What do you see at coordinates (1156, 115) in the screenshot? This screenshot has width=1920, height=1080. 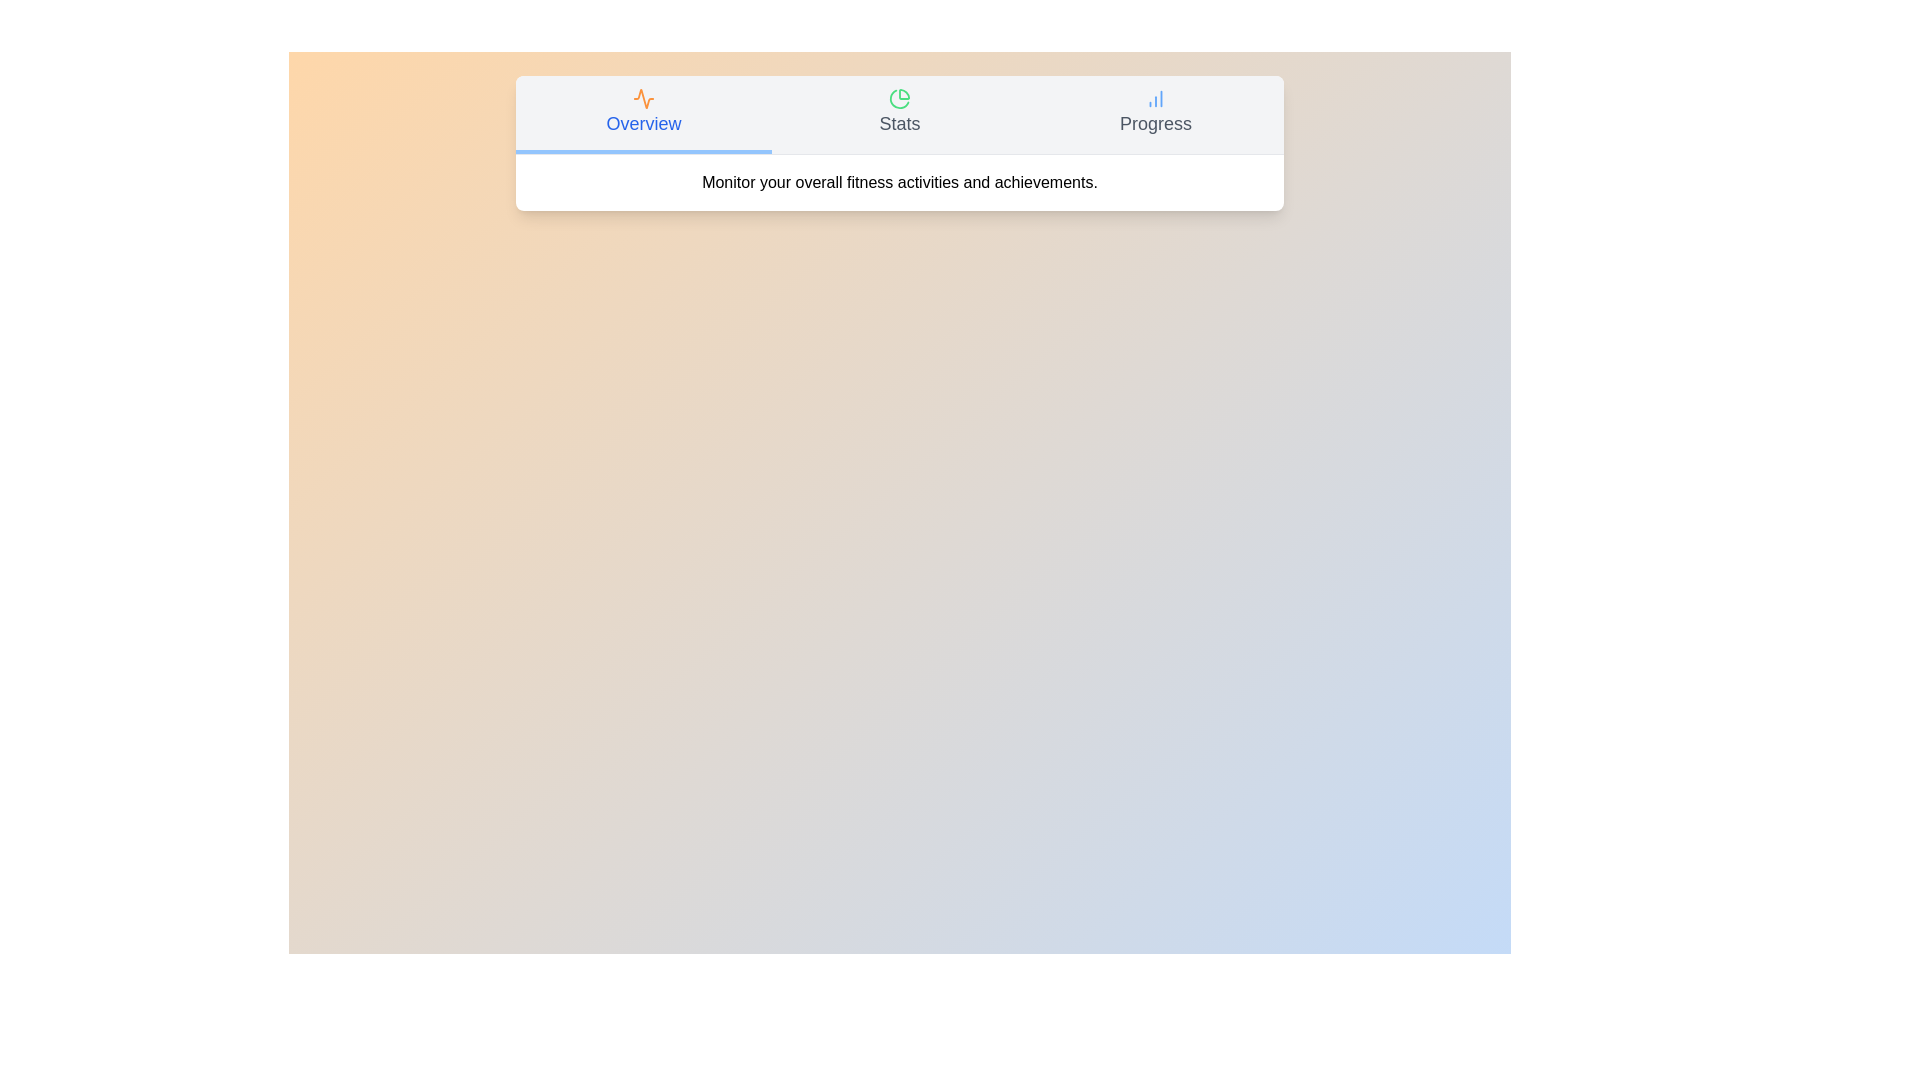 I see `the tab labeled Progress to preview its hover style` at bounding box center [1156, 115].